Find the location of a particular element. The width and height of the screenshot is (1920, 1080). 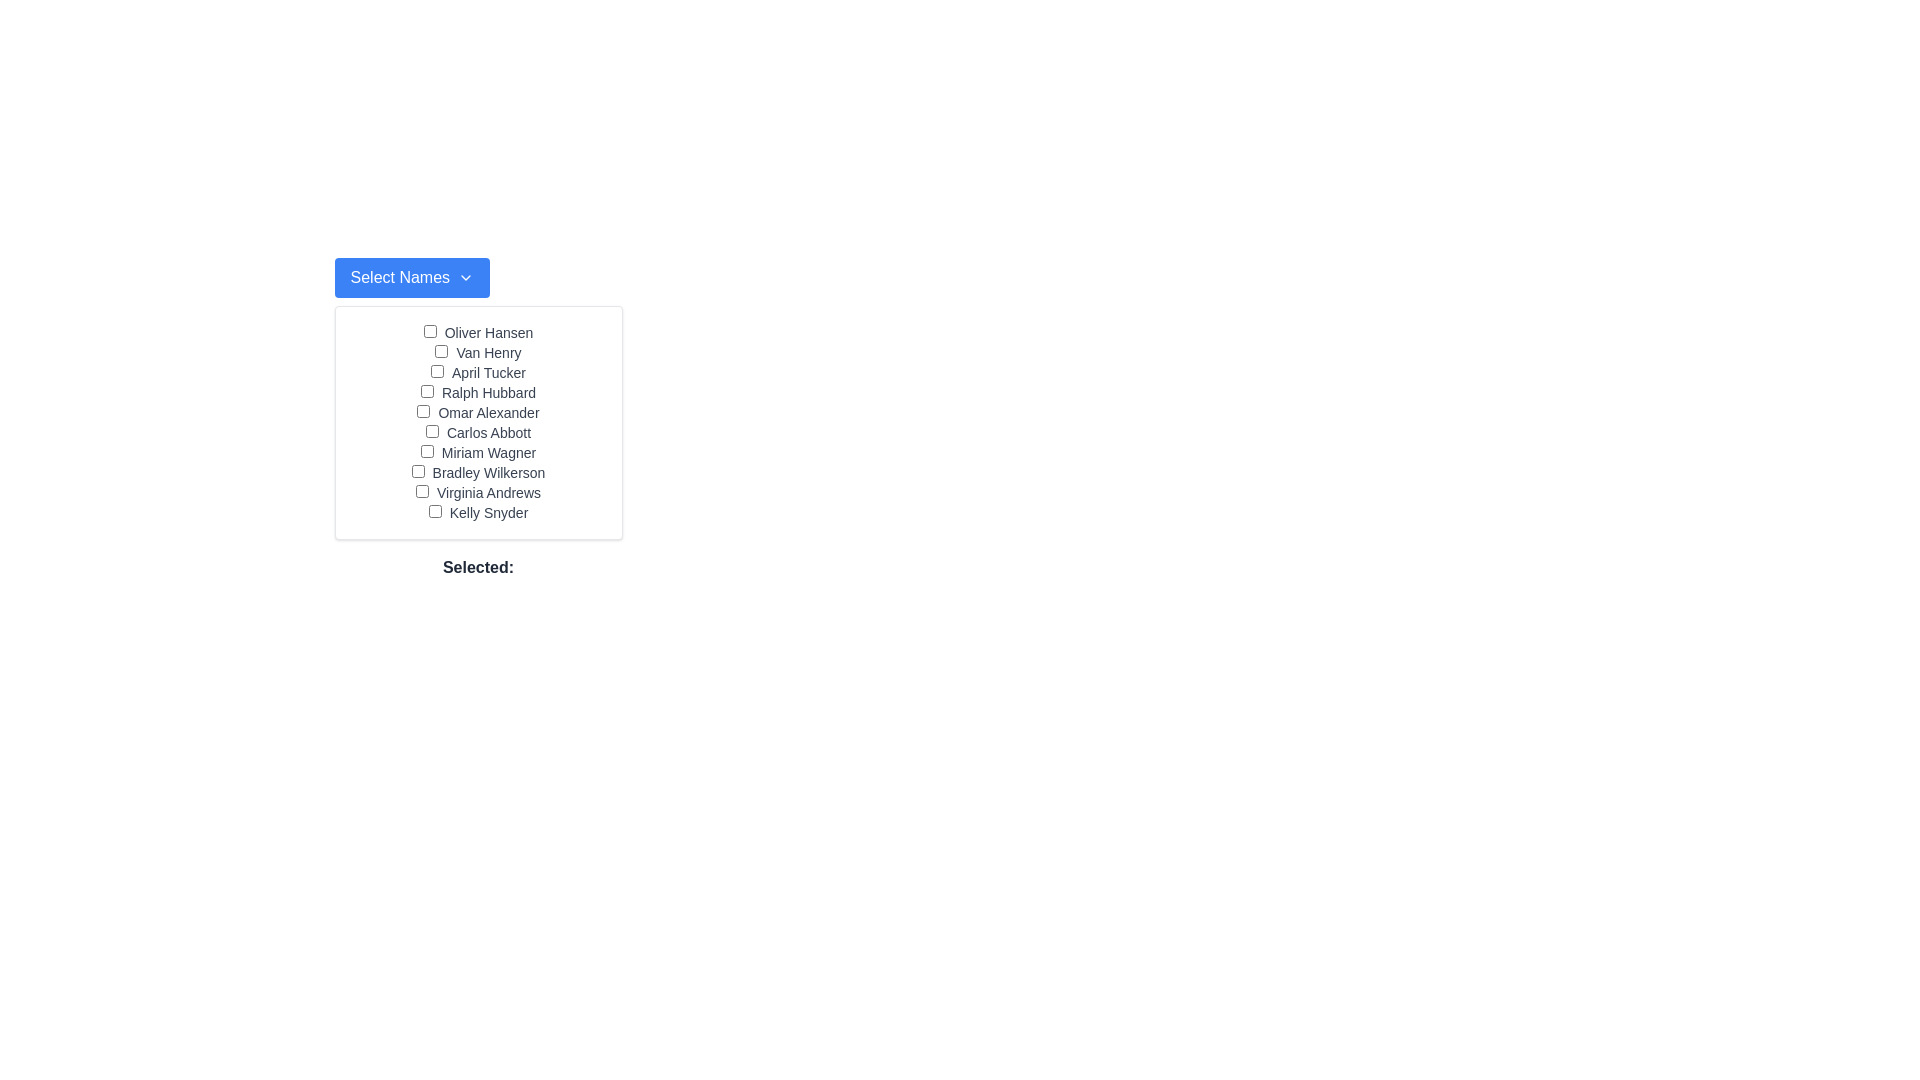

text label 'Van Henry' which is styled with a gray font next to a checkbox in the list of selectable names is located at coordinates (477, 352).